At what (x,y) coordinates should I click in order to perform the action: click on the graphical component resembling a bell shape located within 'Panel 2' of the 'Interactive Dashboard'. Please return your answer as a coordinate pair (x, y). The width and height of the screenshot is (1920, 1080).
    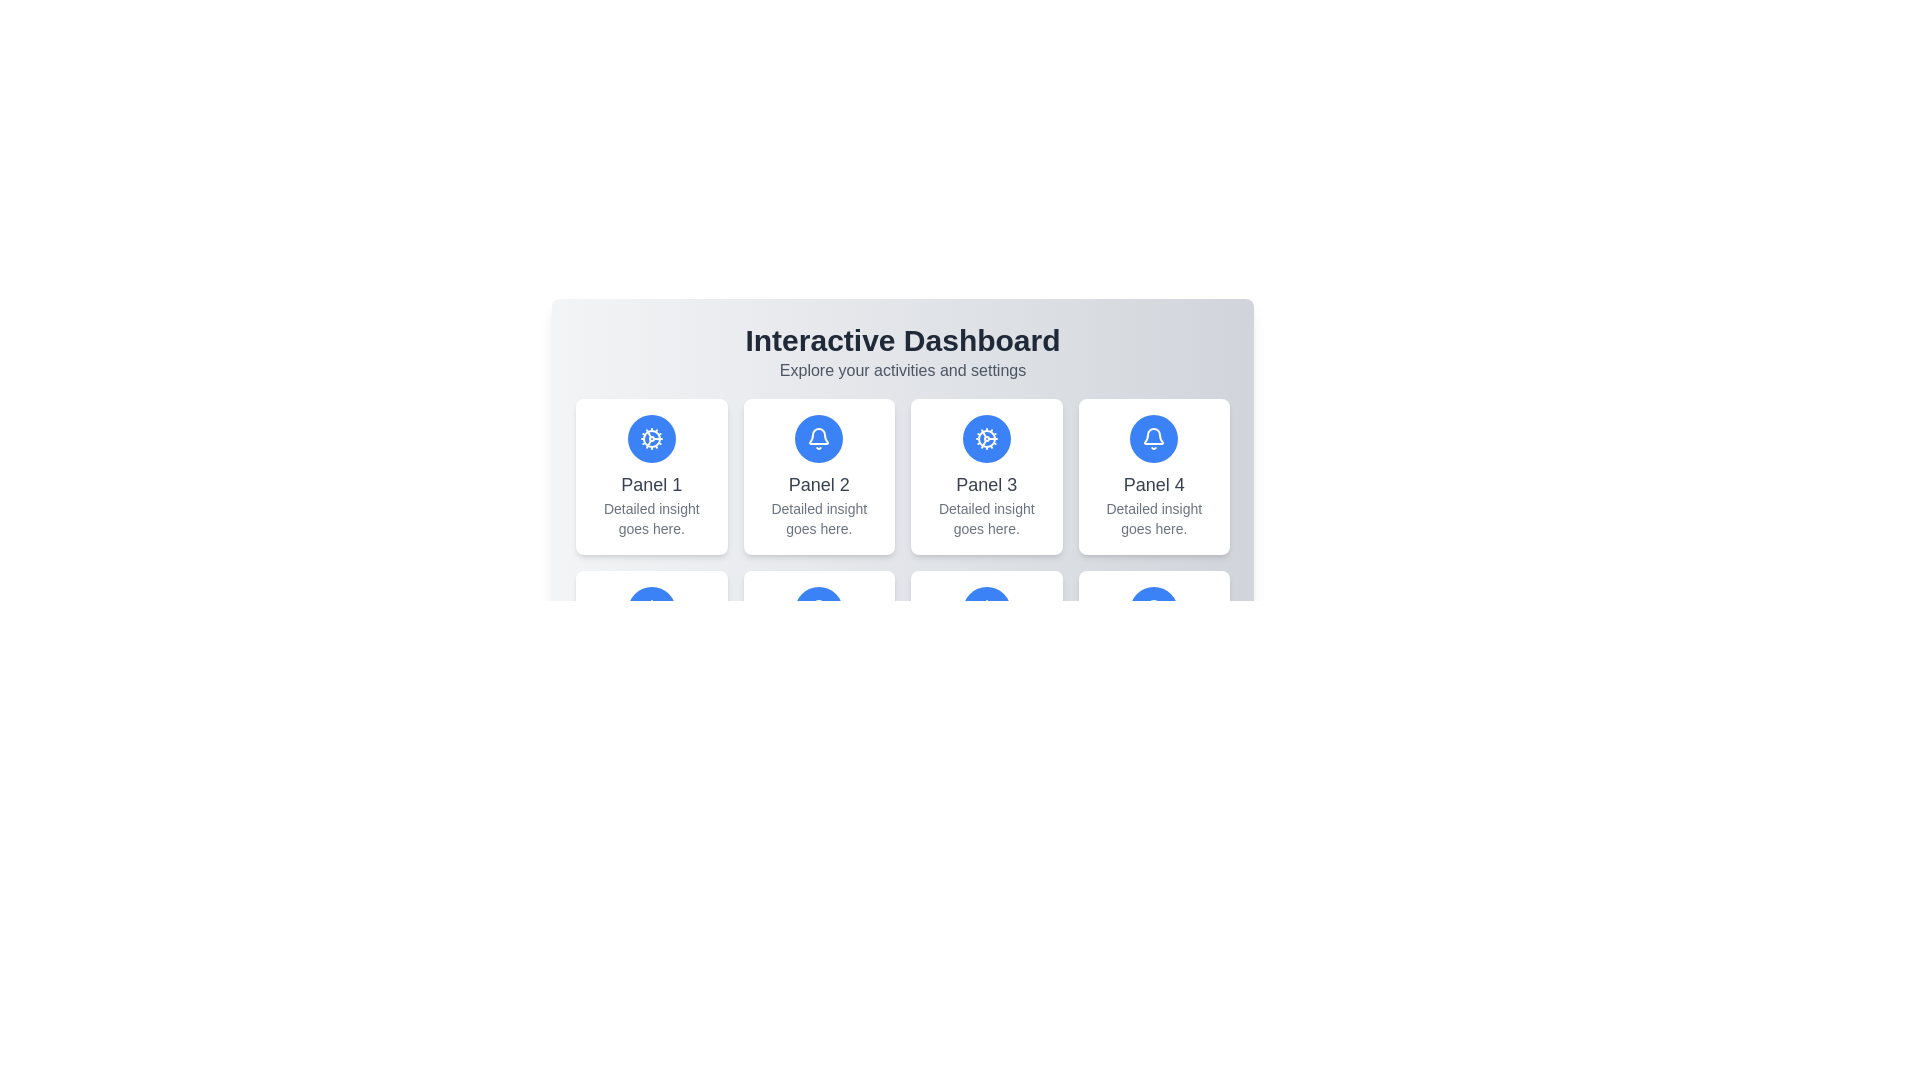
    Looking at the image, I should click on (819, 607).